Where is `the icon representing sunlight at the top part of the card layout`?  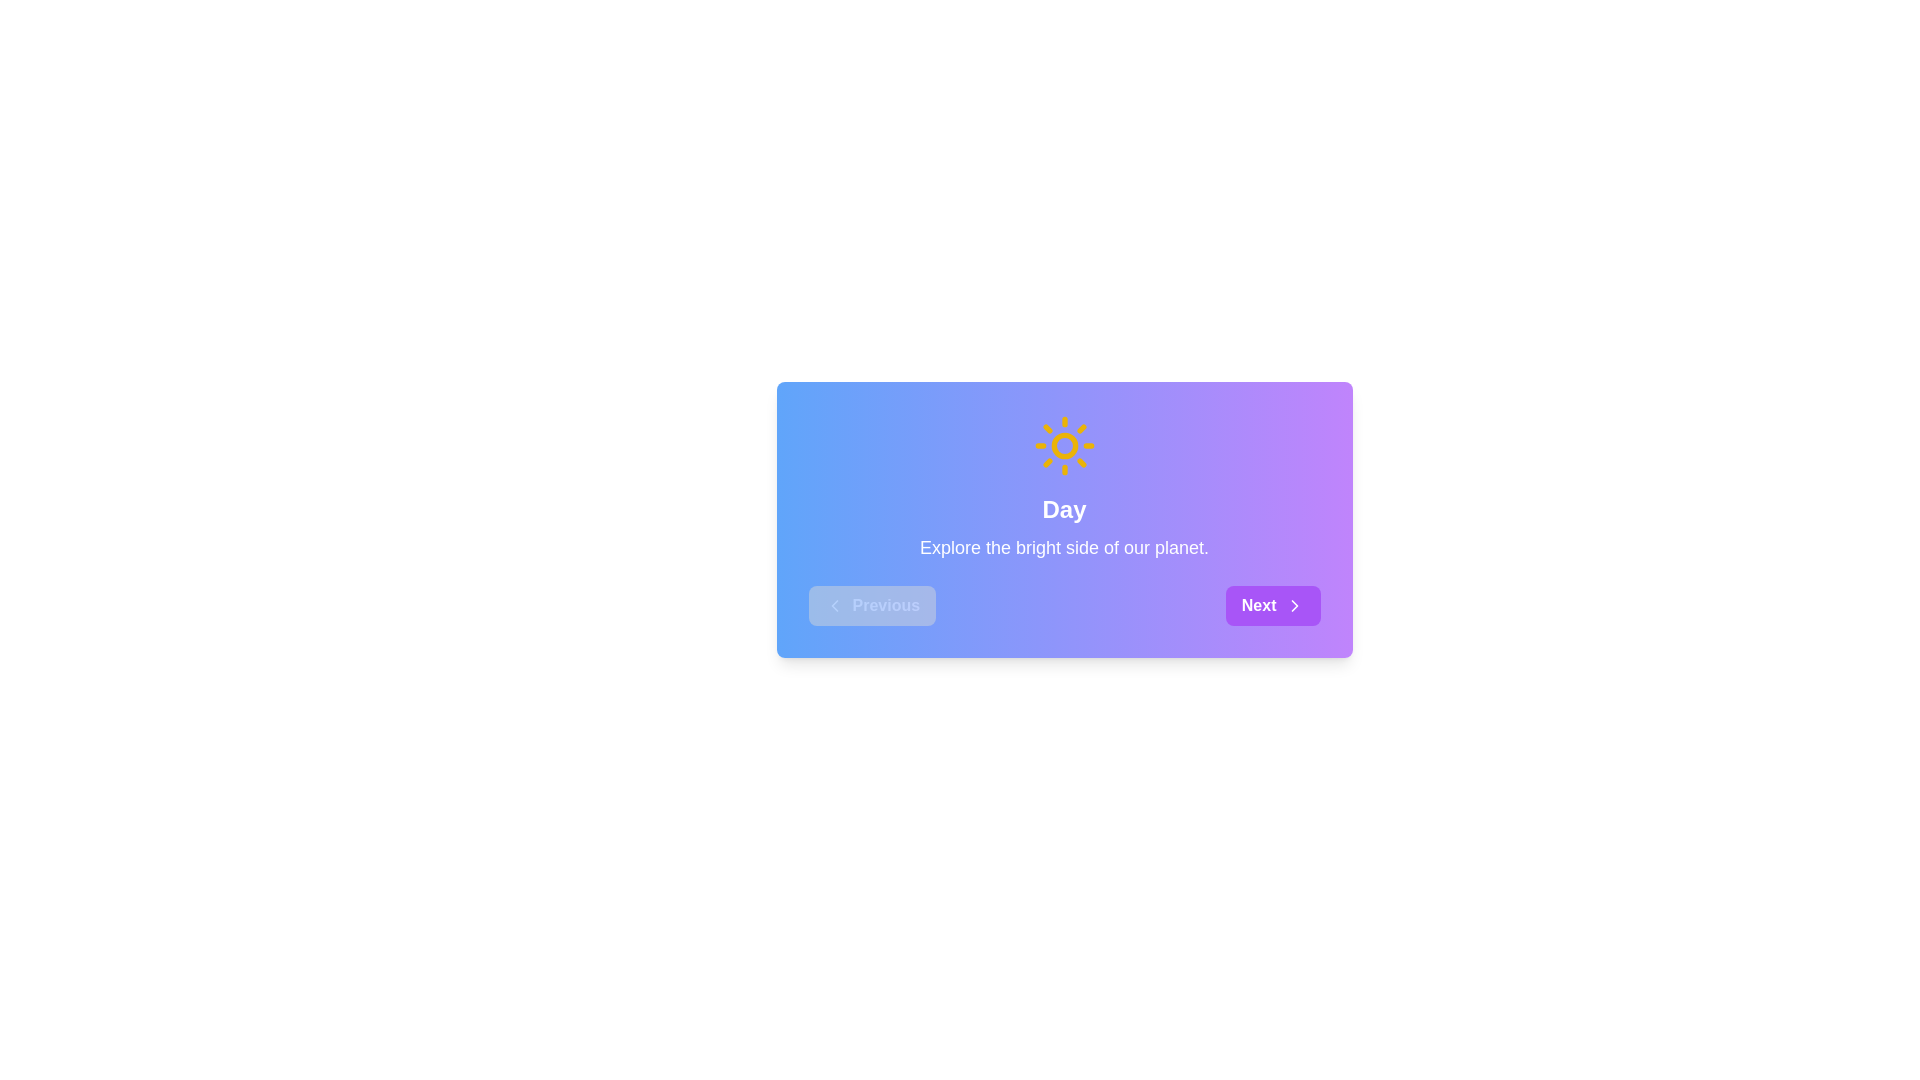
the icon representing sunlight at the top part of the card layout is located at coordinates (1063, 445).